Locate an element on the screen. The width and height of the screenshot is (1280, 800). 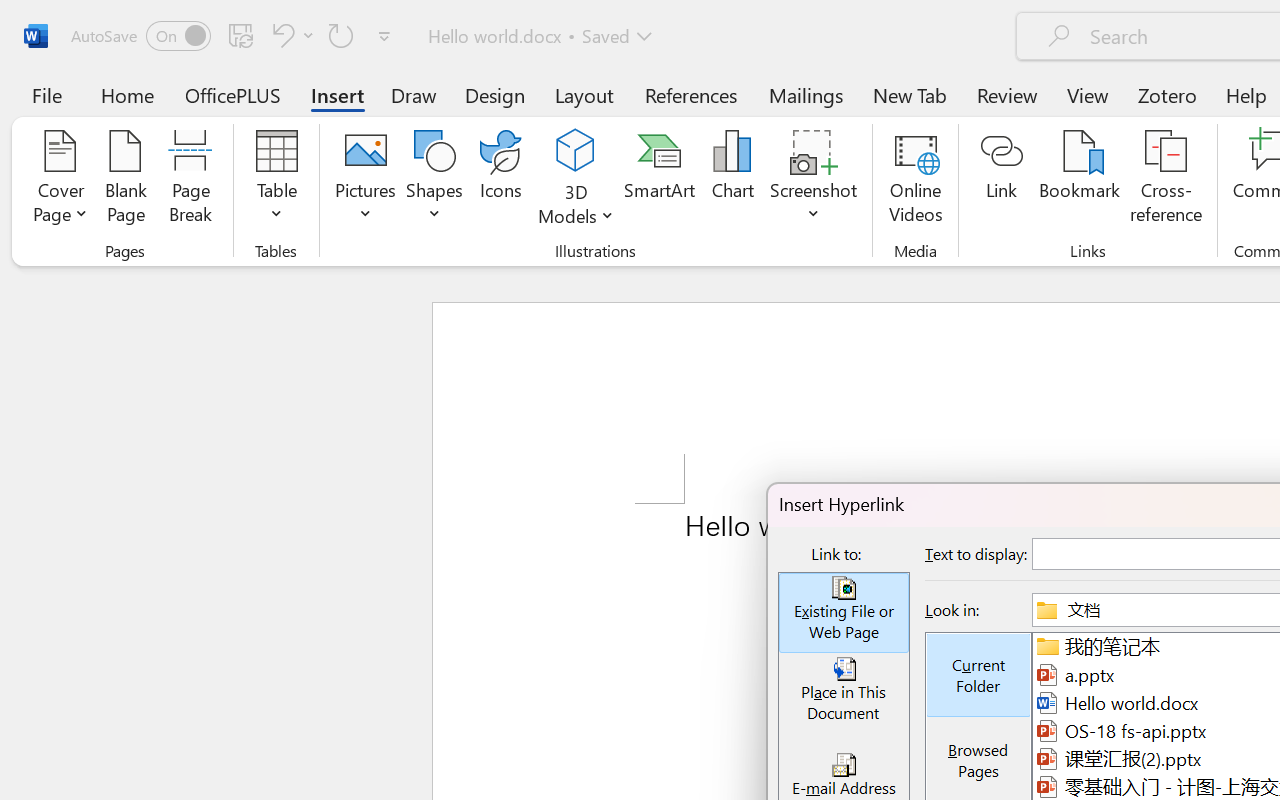
'Mailings' is located at coordinates (806, 94).